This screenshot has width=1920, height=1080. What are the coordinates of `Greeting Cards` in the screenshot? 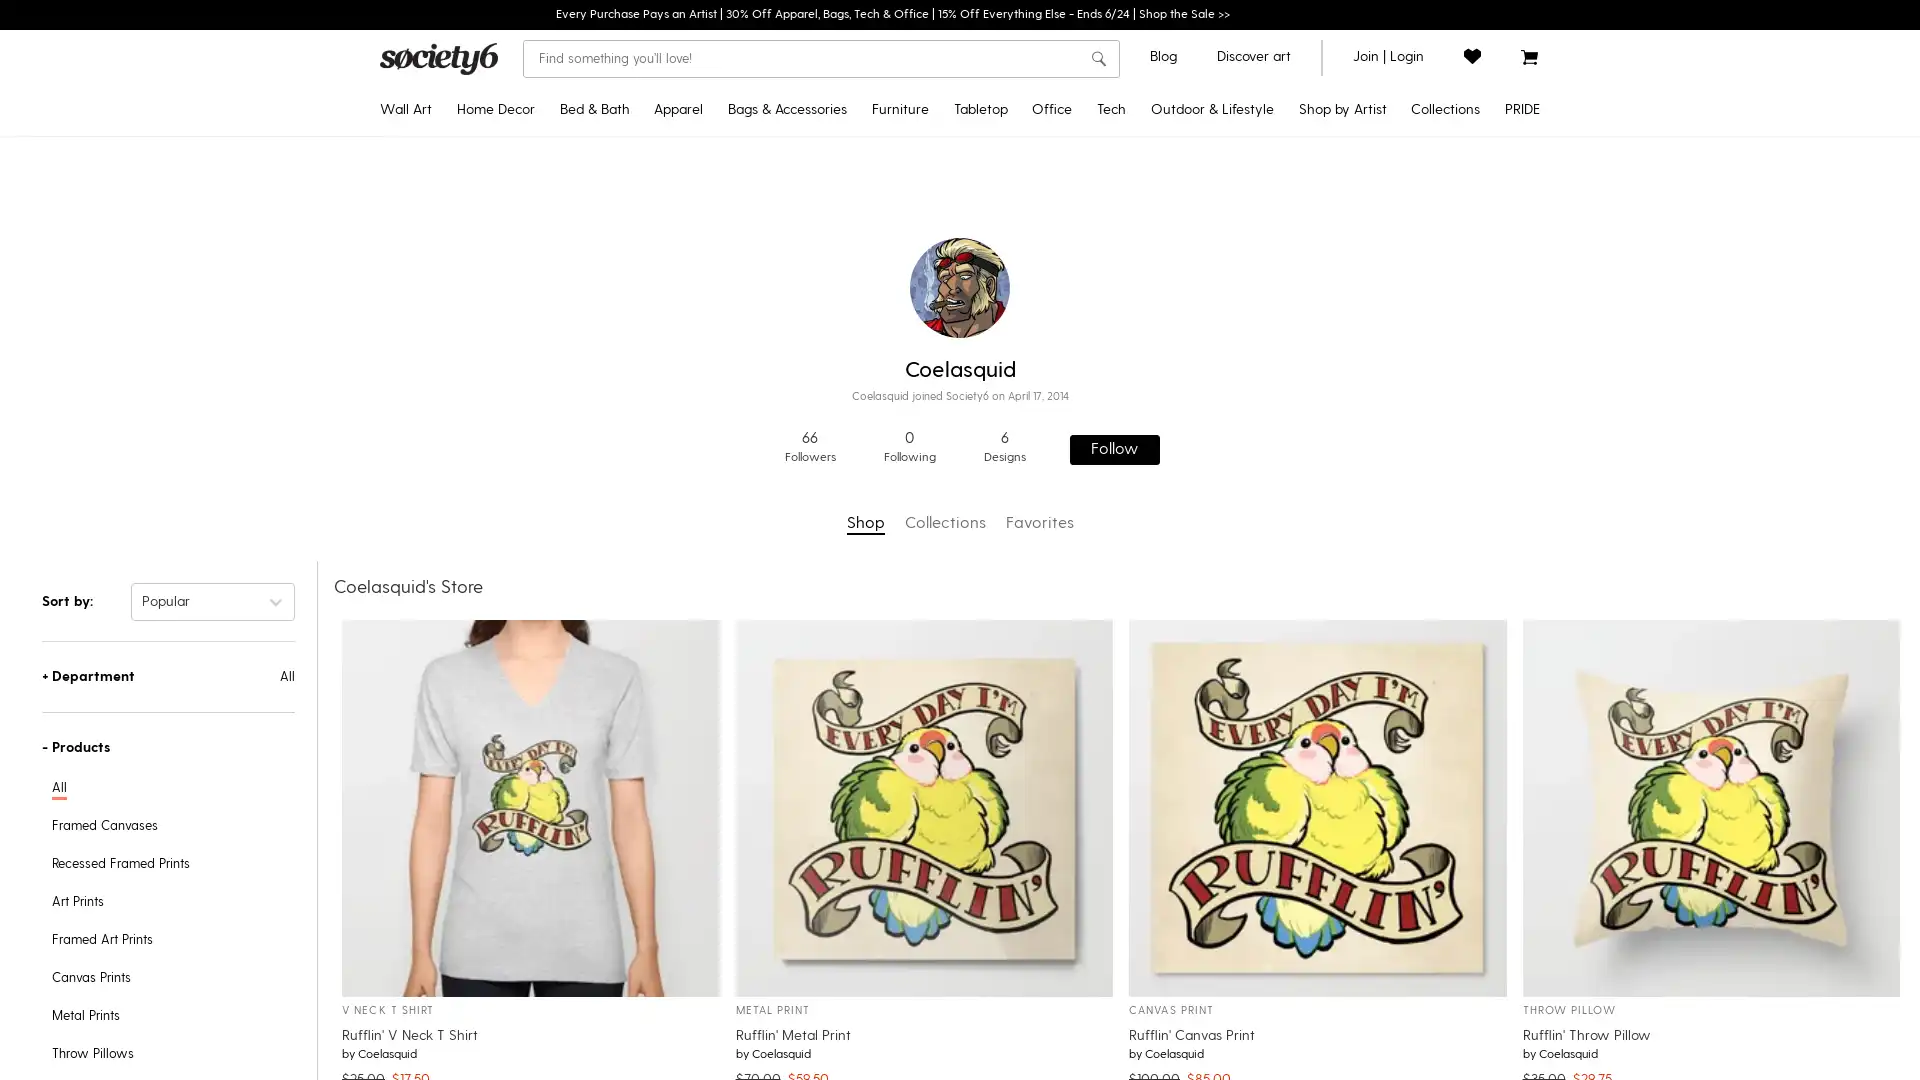 It's located at (1101, 451).